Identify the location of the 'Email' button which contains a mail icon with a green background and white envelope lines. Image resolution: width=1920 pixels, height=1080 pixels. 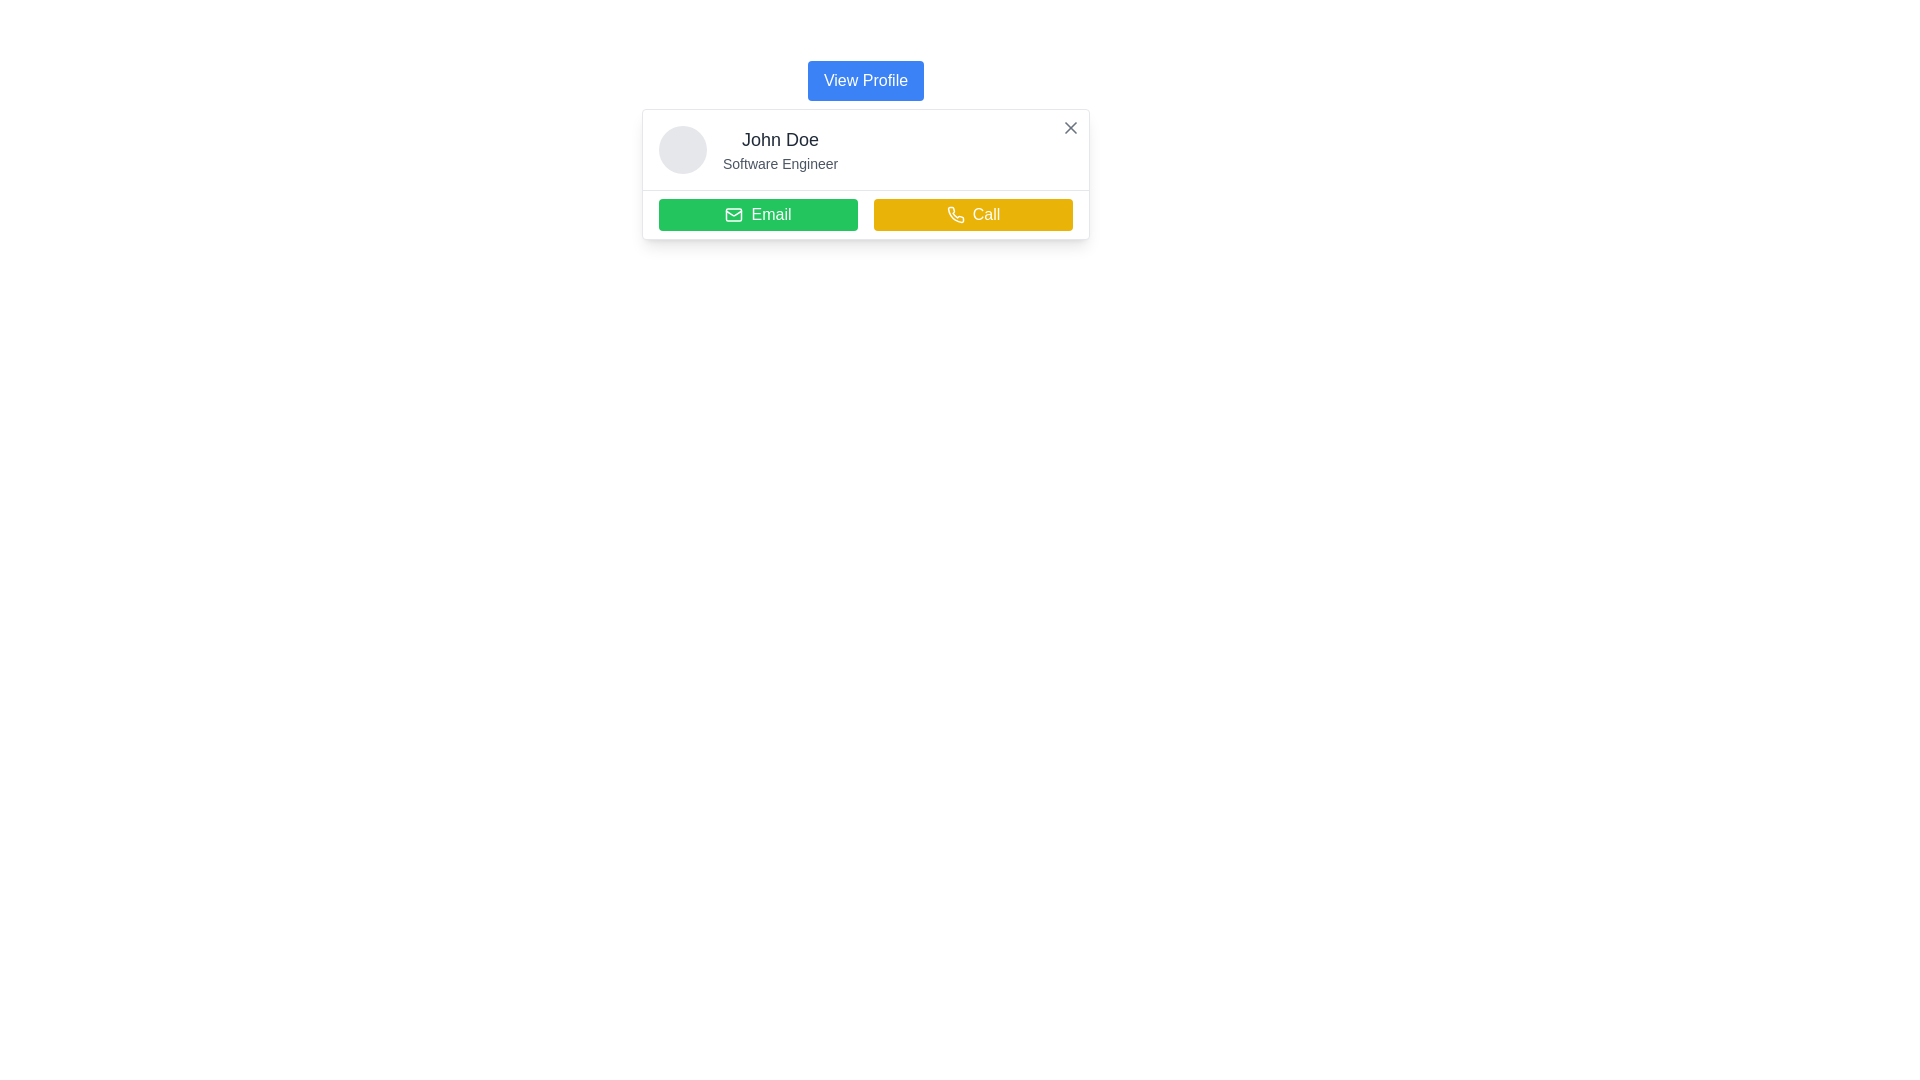
(733, 215).